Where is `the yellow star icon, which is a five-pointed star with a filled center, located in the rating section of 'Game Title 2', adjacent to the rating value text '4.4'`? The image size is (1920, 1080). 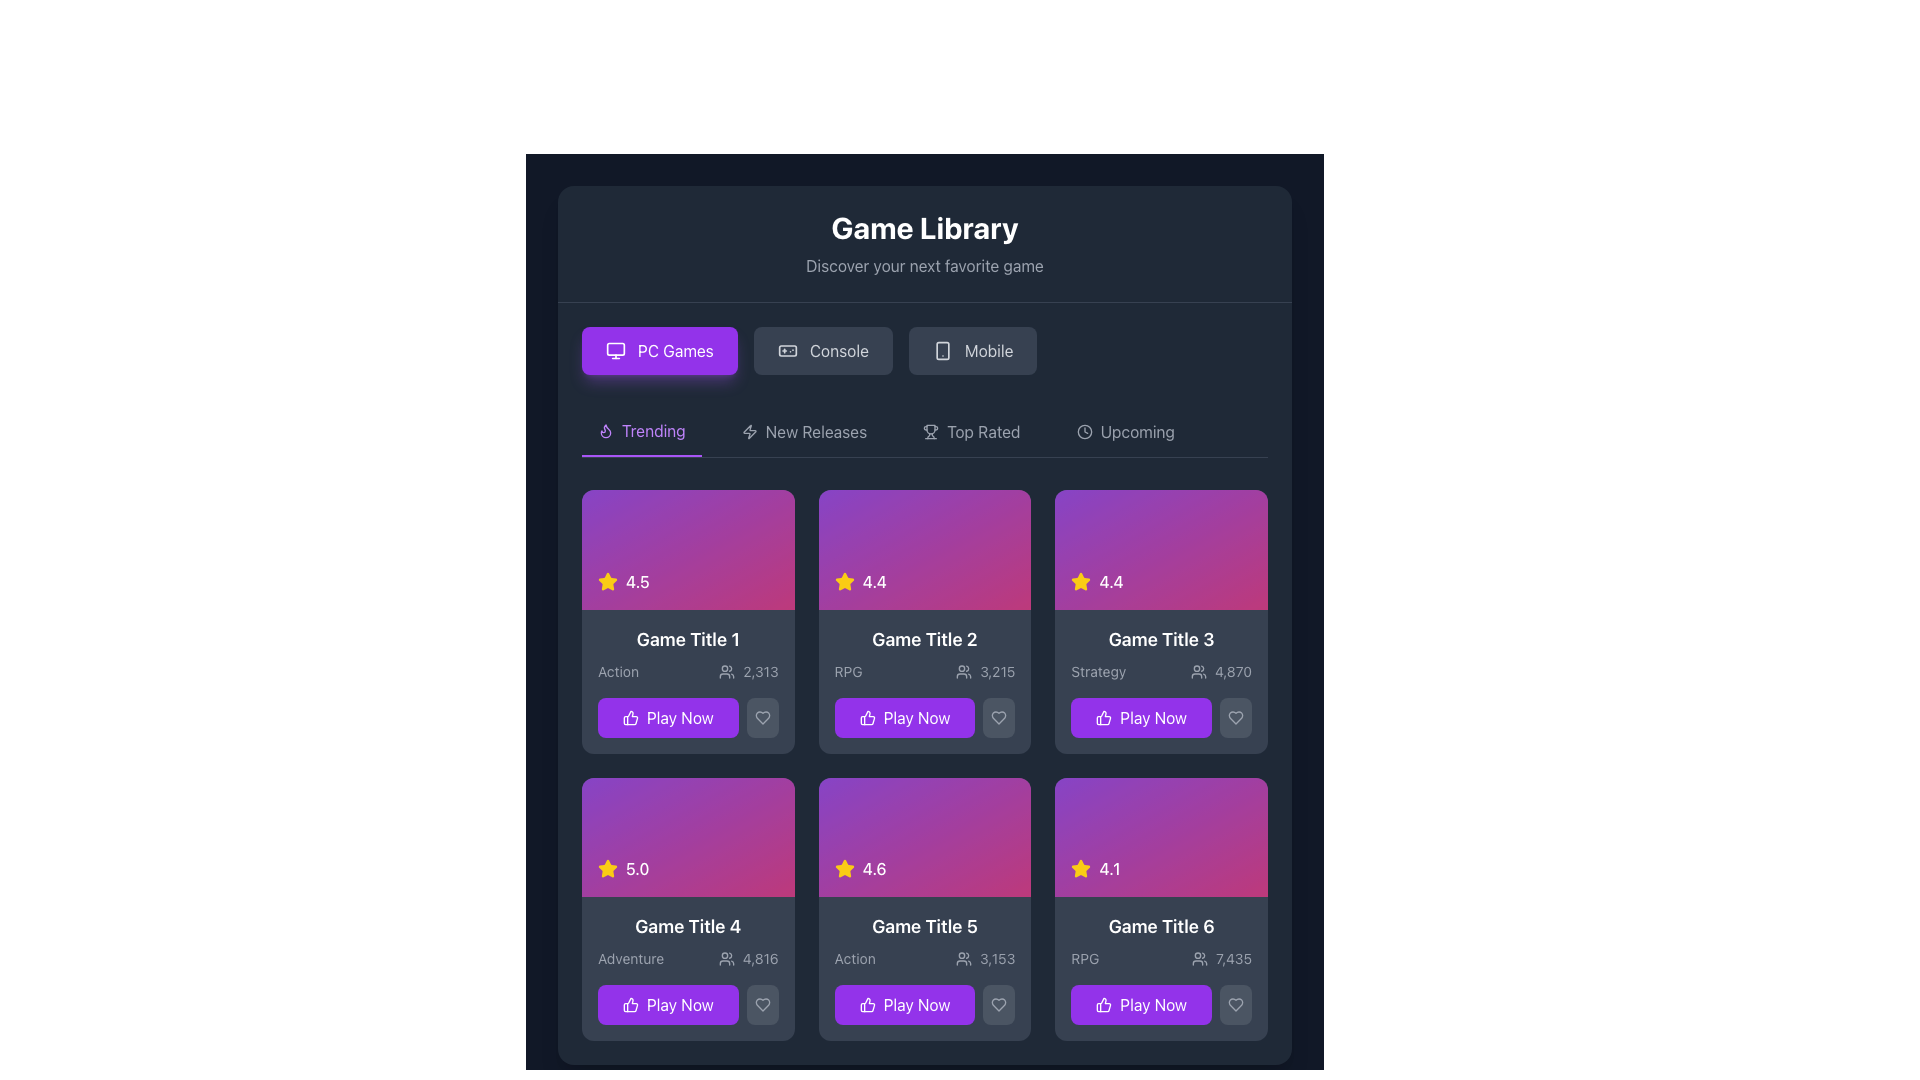
the yellow star icon, which is a five-pointed star with a filled center, located in the rating section of 'Game Title 2', adjacent to the rating value text '4.4' is located at coordinates (1080, 867).